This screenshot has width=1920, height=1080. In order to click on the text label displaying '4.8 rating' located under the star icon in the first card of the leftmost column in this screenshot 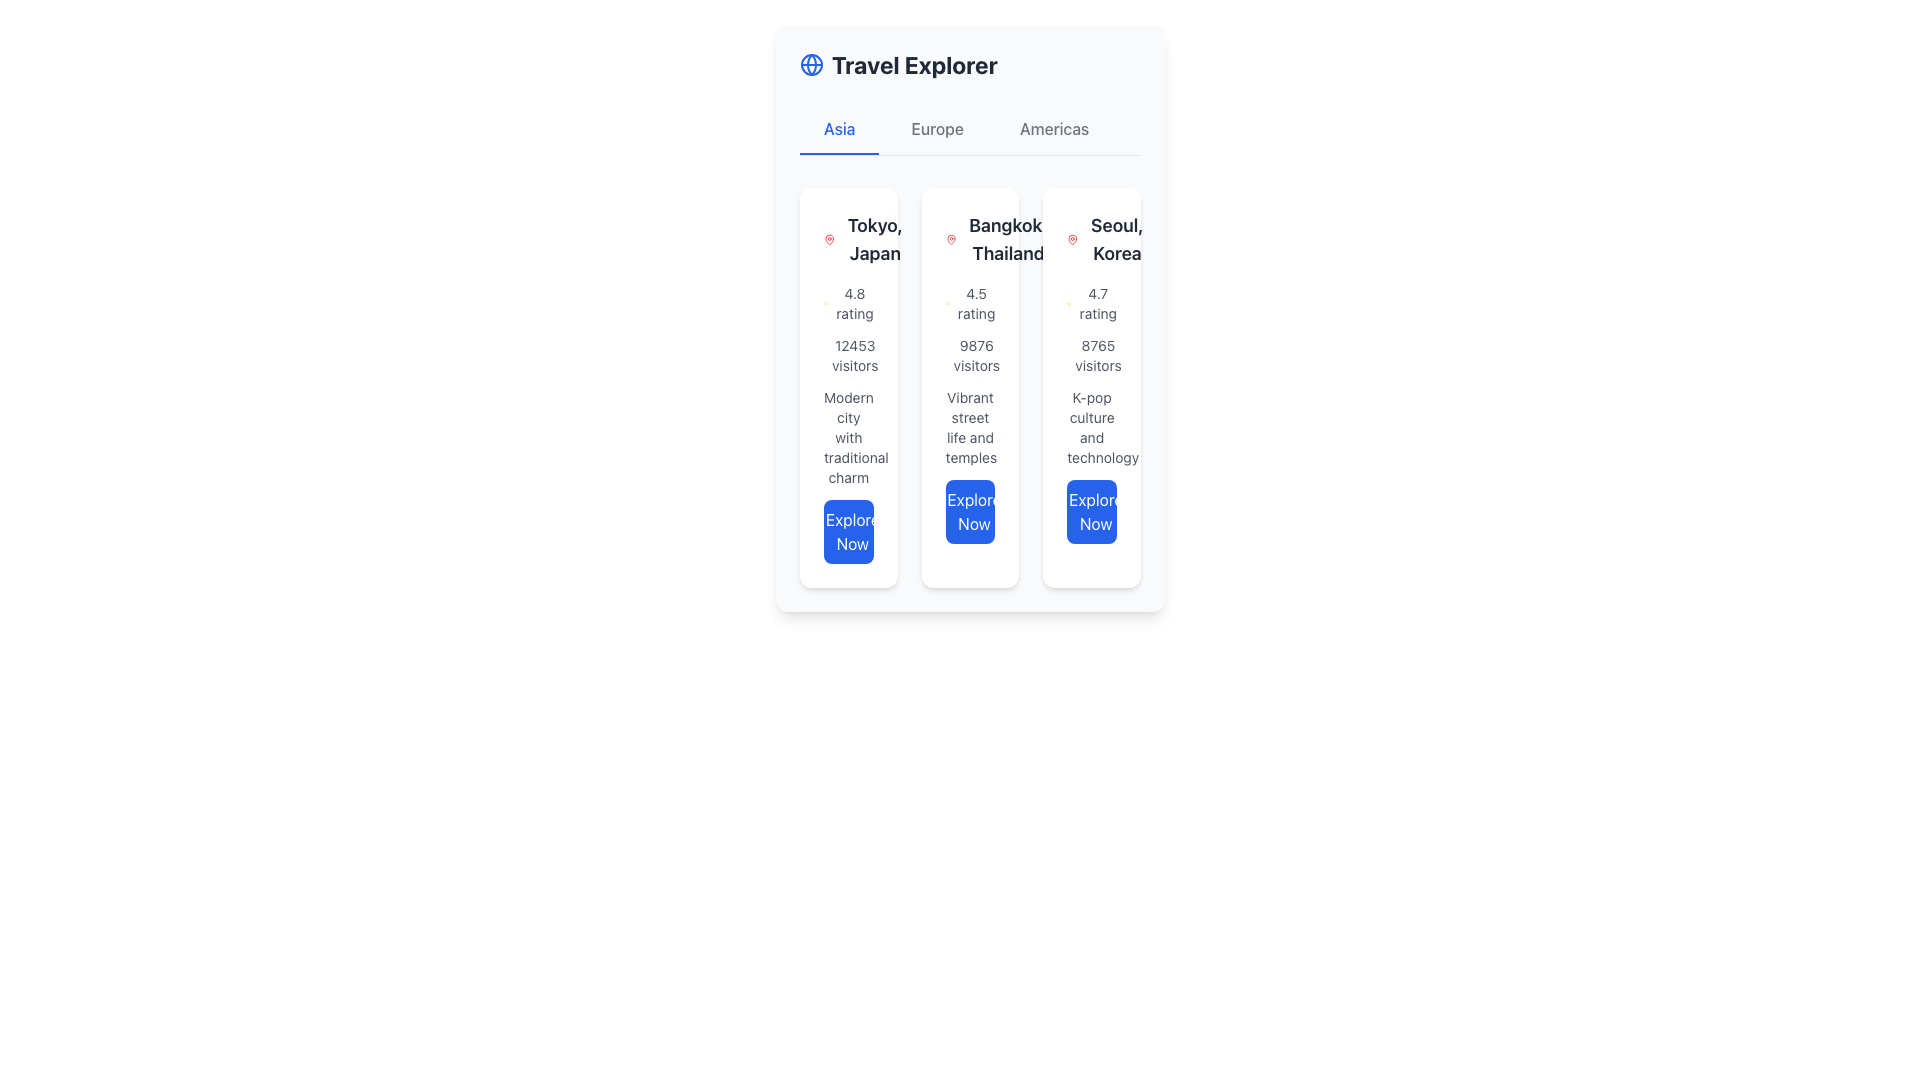, I will do `click(854, 304)`.